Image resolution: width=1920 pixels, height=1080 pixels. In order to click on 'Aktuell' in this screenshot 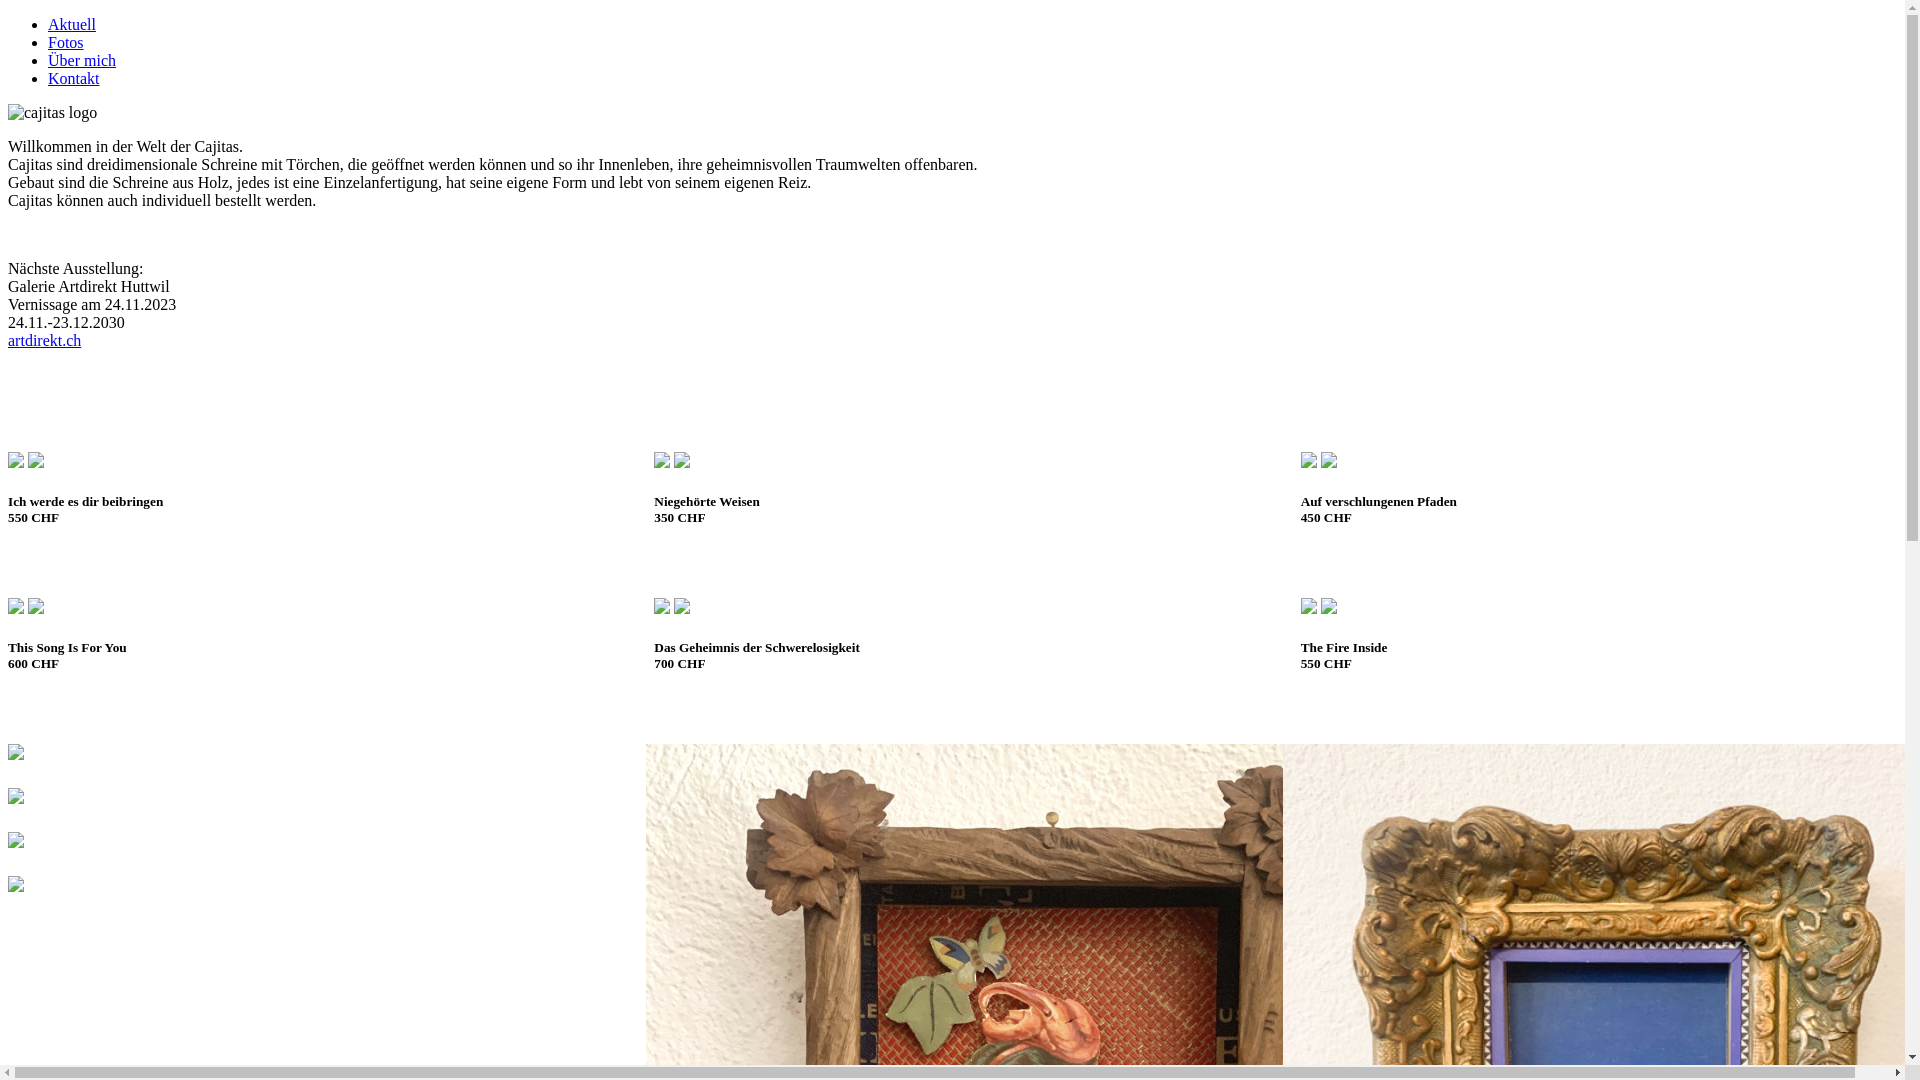, I will do `click(72, 24)`.